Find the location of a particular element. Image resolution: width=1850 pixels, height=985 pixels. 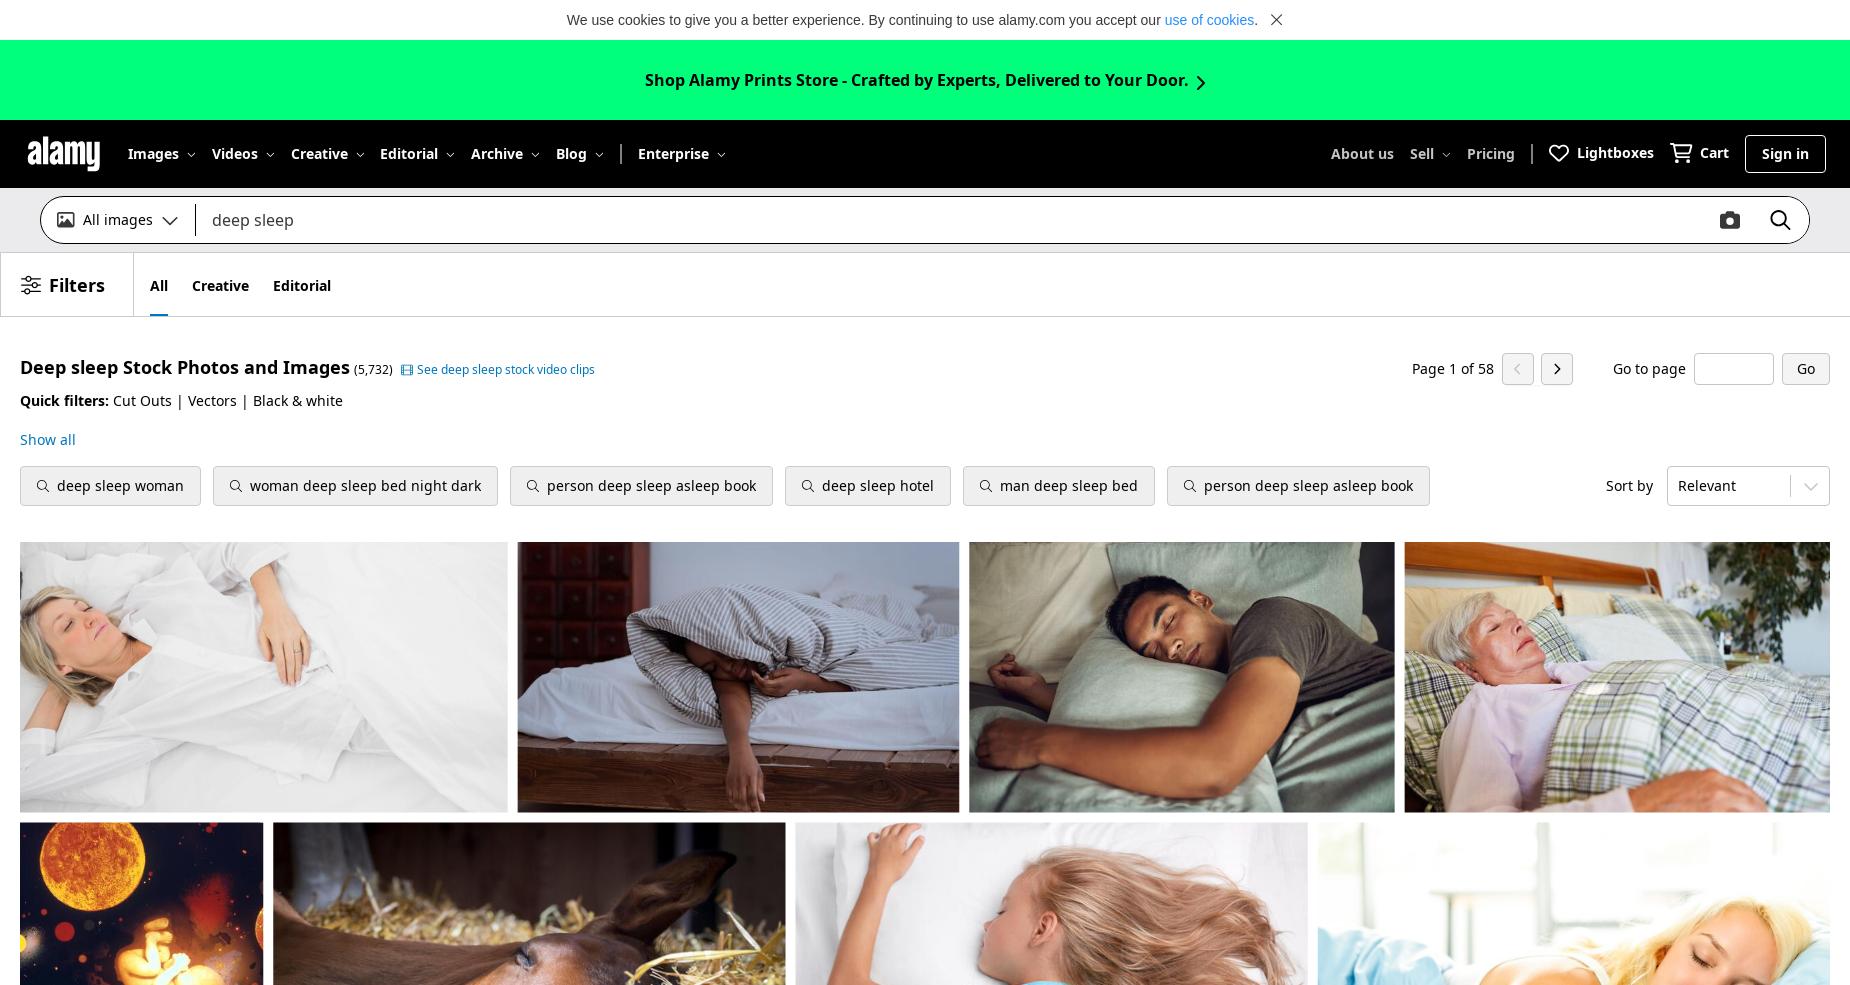

'Sign up as a contributor' is located at coordinates (1500, 284).